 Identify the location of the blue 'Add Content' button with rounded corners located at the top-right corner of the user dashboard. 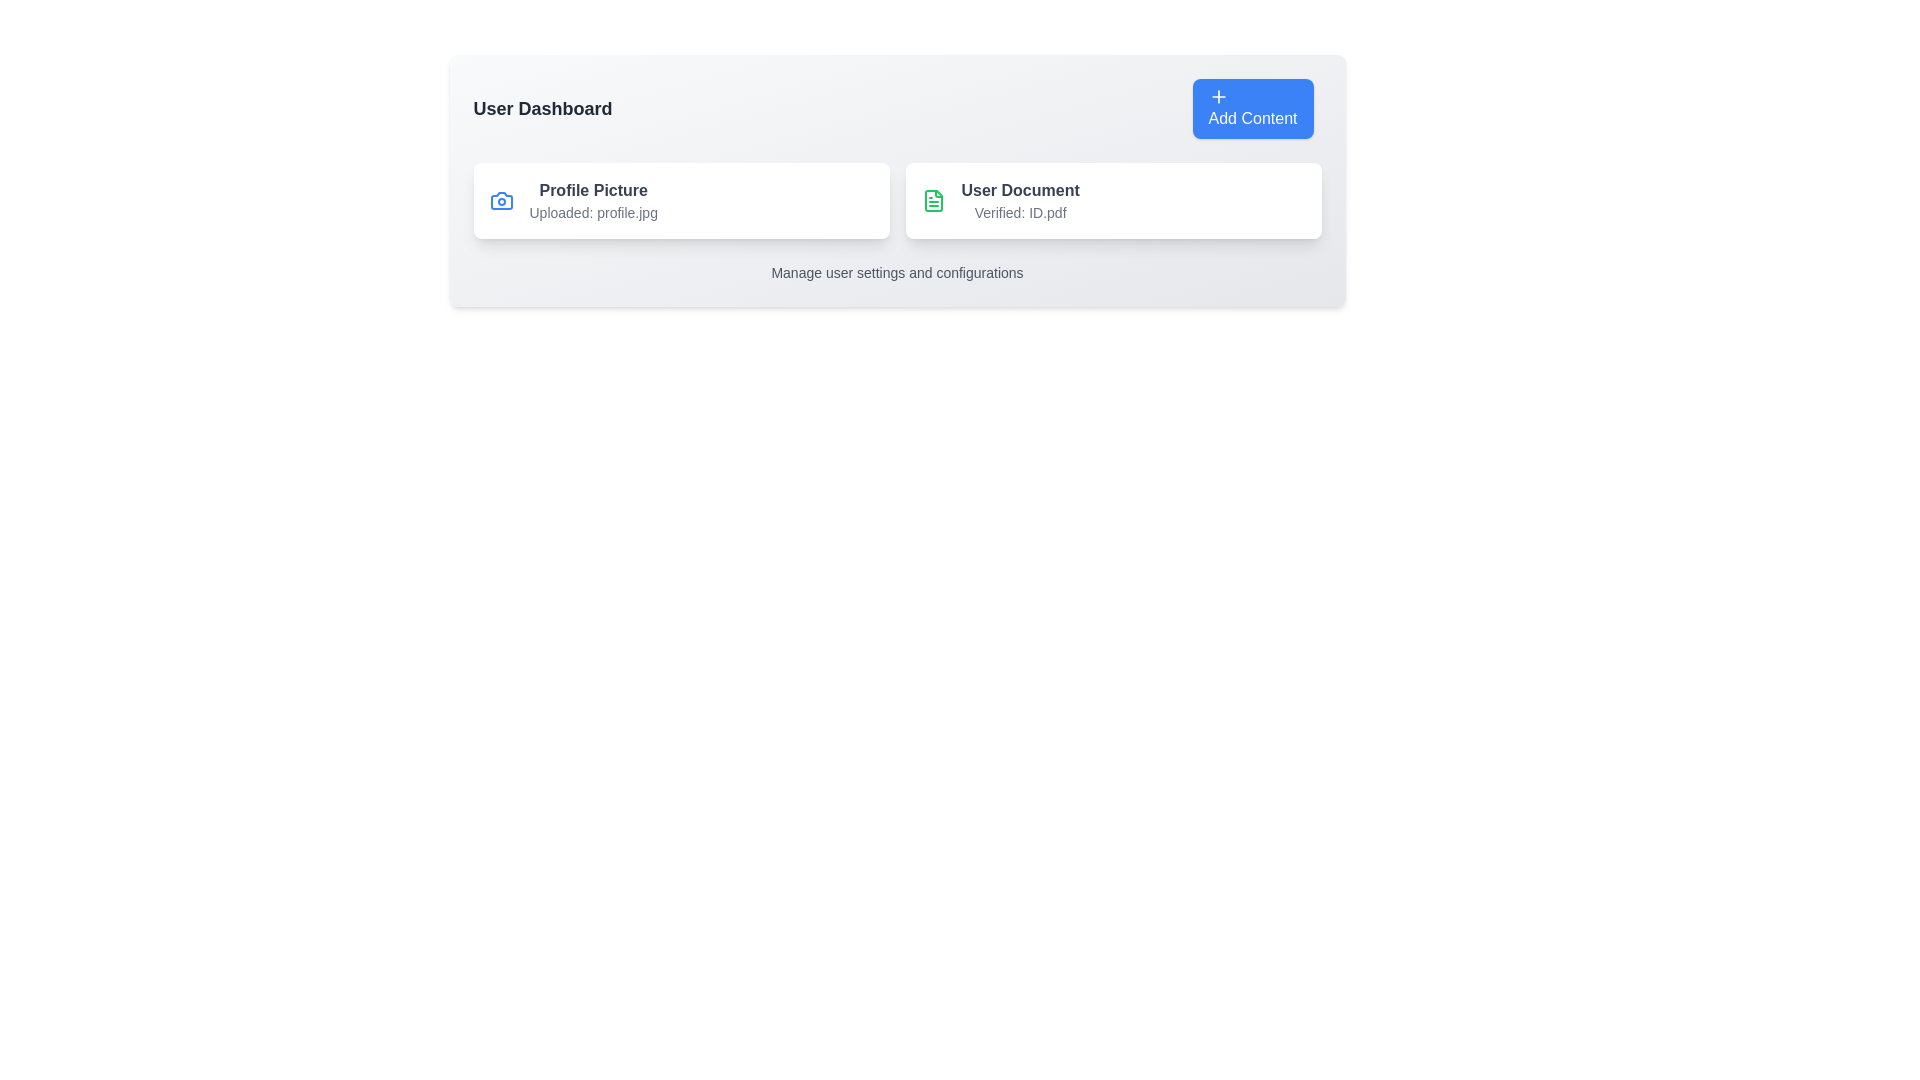
(1251, 108).